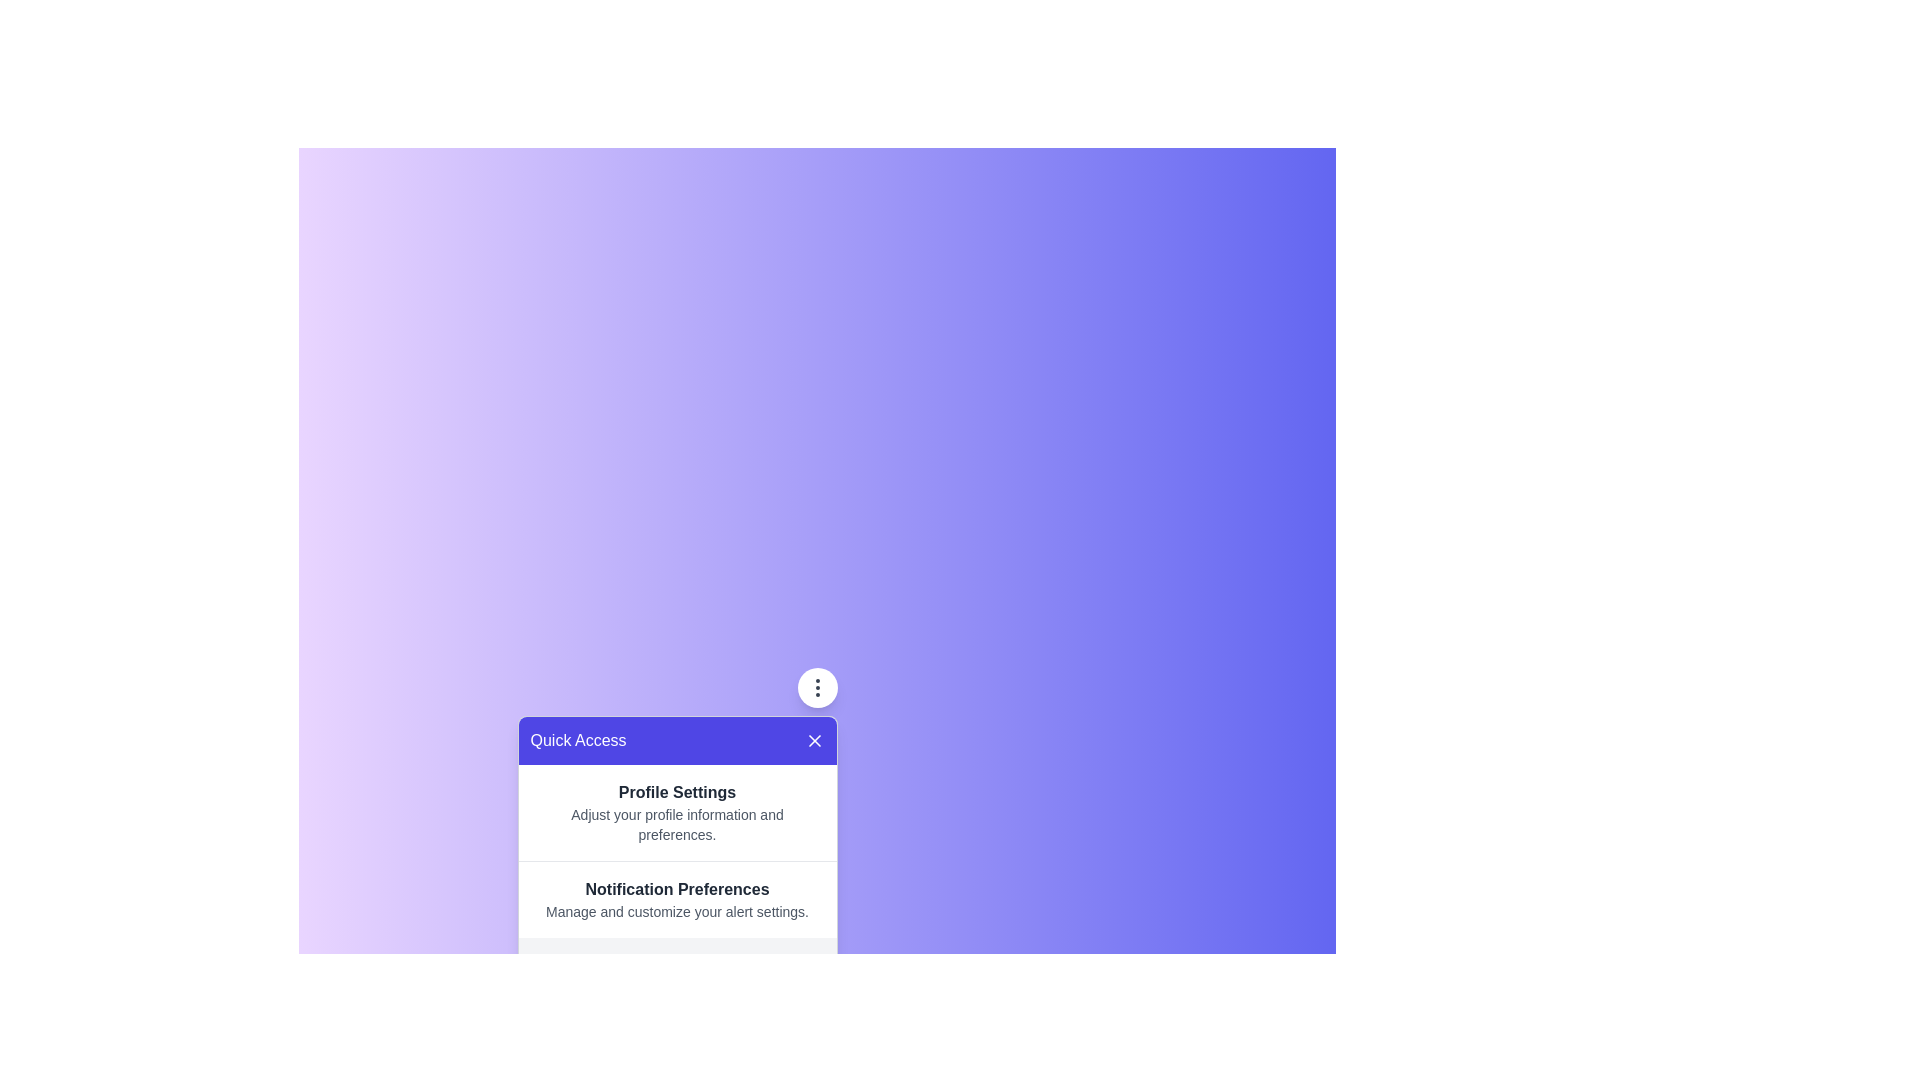 Image resolution: width=1920 pixels, height=1080 pixels. What do you see at coordinates (814, 740) in the screenshot?
I see `the close button located at the top-right corner of the 'Quick Access' pop-up box` at bounding box center [814, 740].